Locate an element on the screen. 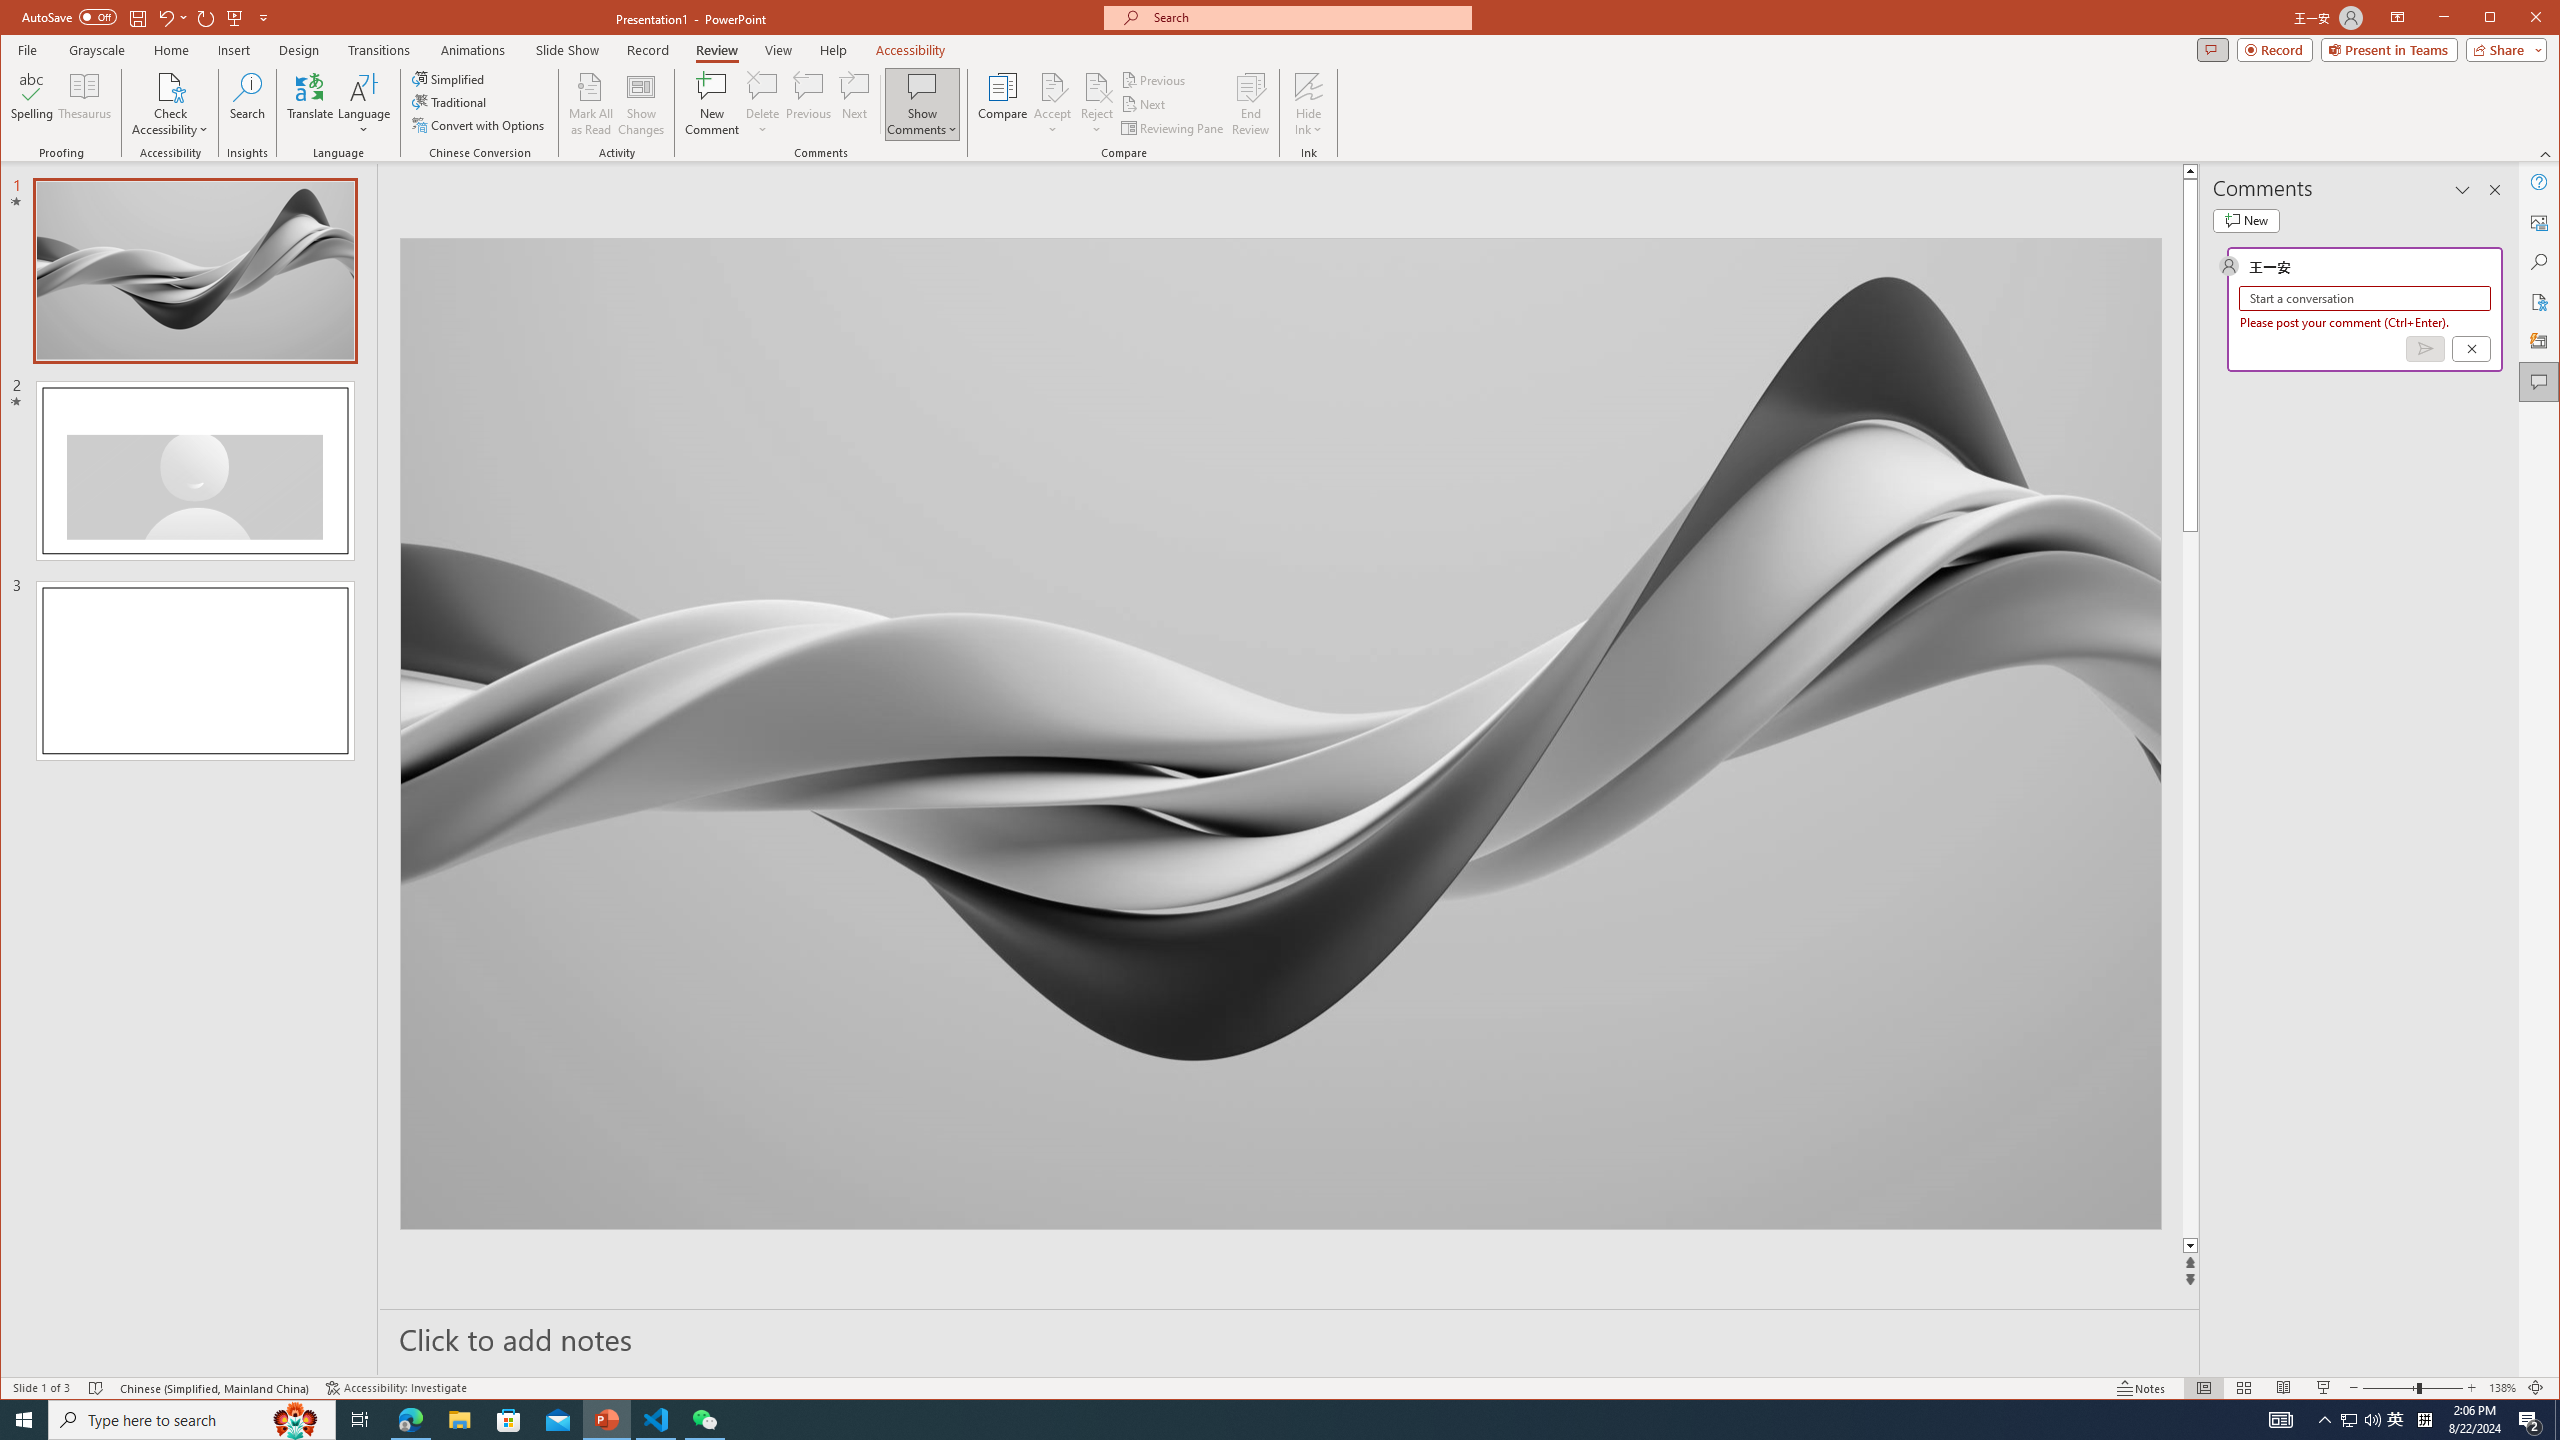 The height and width of the screenshot is (1440, 2560). 'Grayscale' is located at coordinates (97, 49).